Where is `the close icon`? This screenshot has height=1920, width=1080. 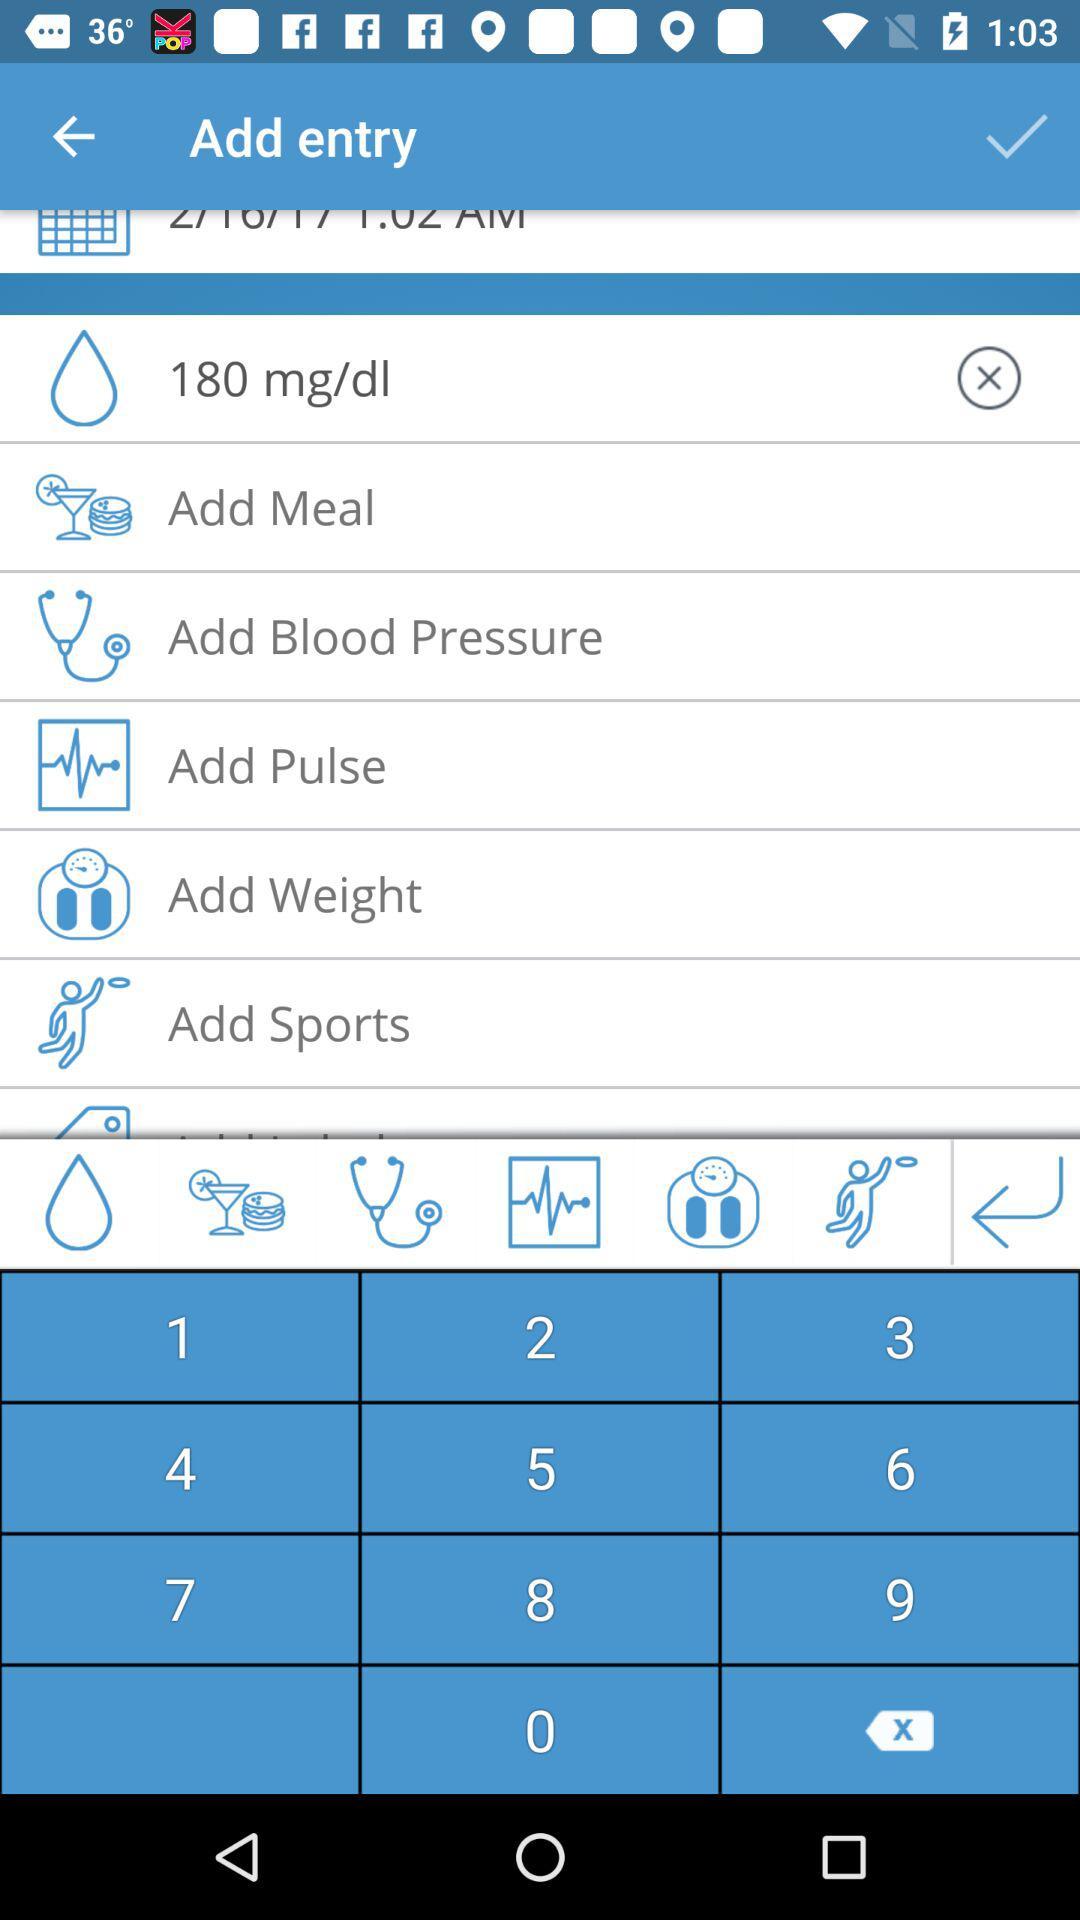
the close icon is located at coordinates (987, 378).